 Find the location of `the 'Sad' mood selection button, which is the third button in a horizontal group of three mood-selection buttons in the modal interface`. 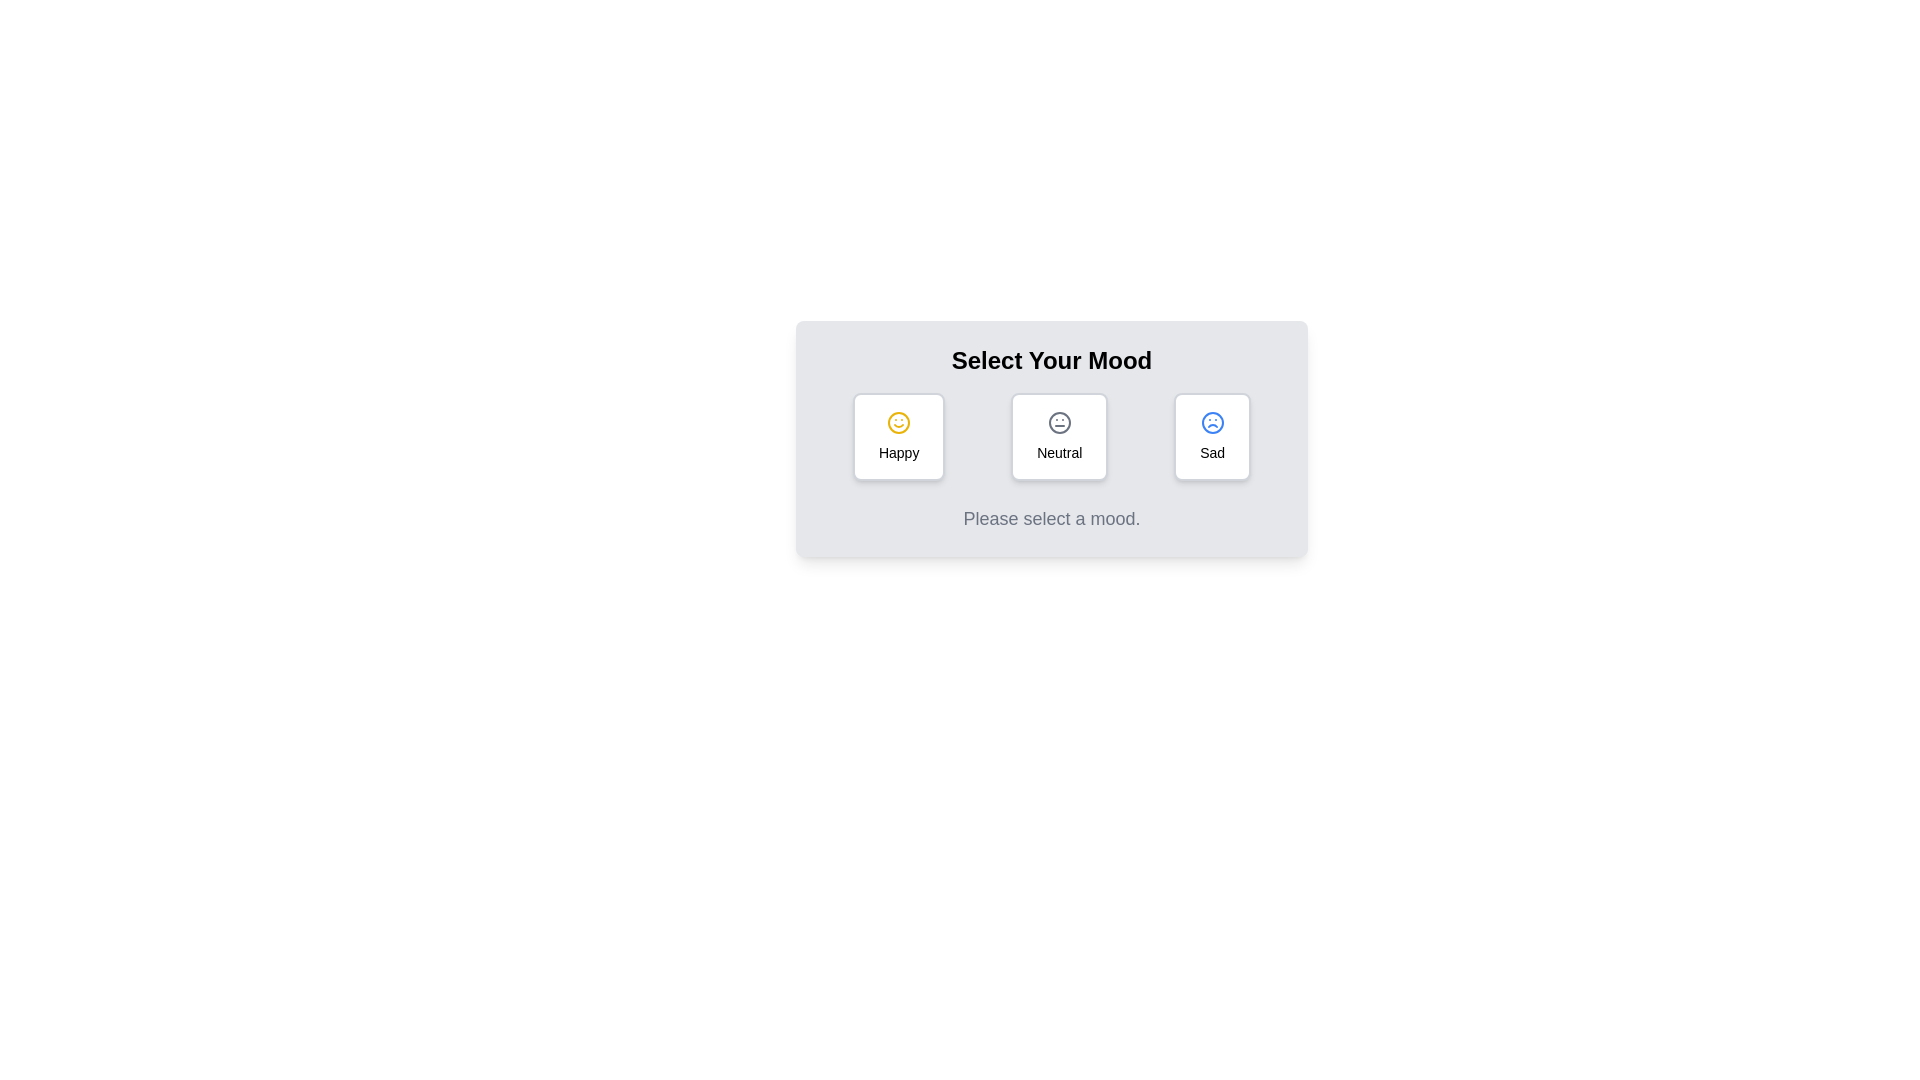

the 'Sad' mood selection button, which is the third button in a horizontal group of three mood-selection buttons in the modal interface is located at coordinates (1211, 435).